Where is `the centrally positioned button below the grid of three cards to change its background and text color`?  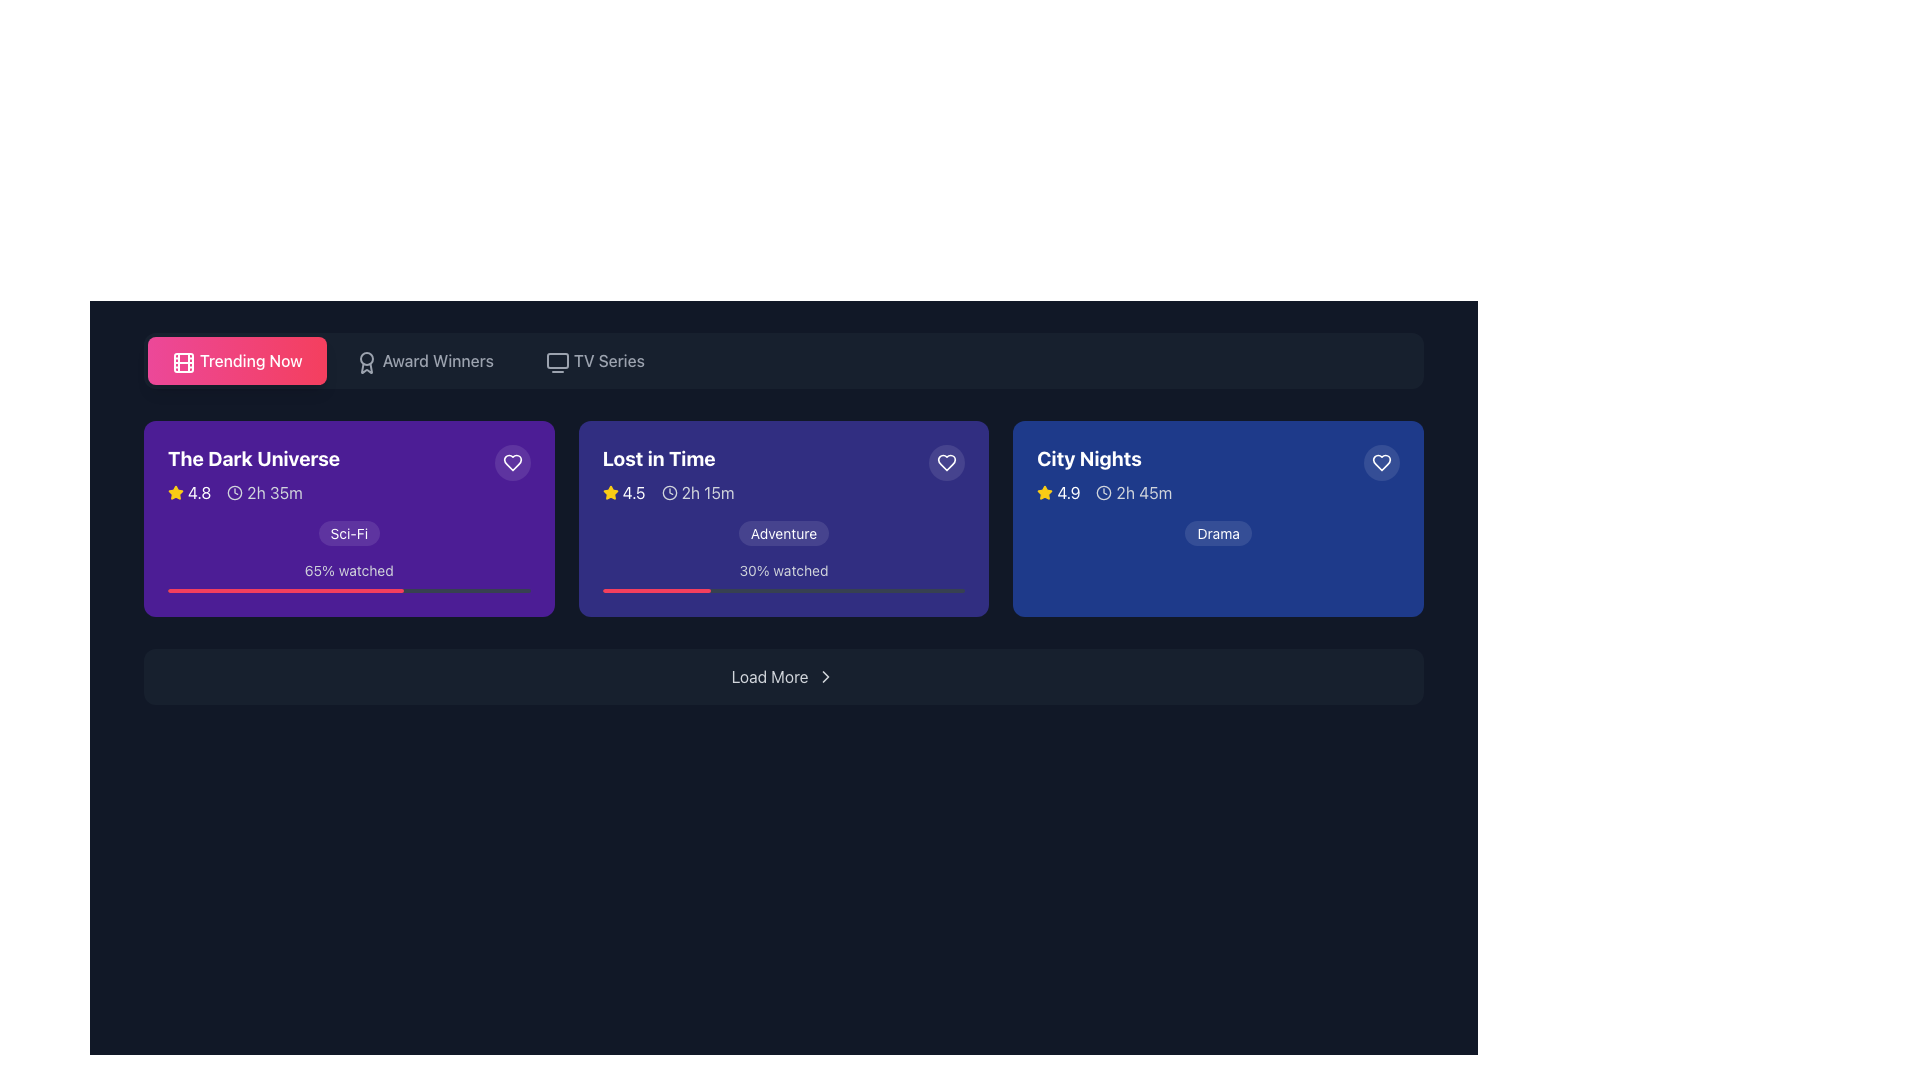
the centrally positioned button below the grid of three cards to change its background and text color is located at coordinates (782, 676).